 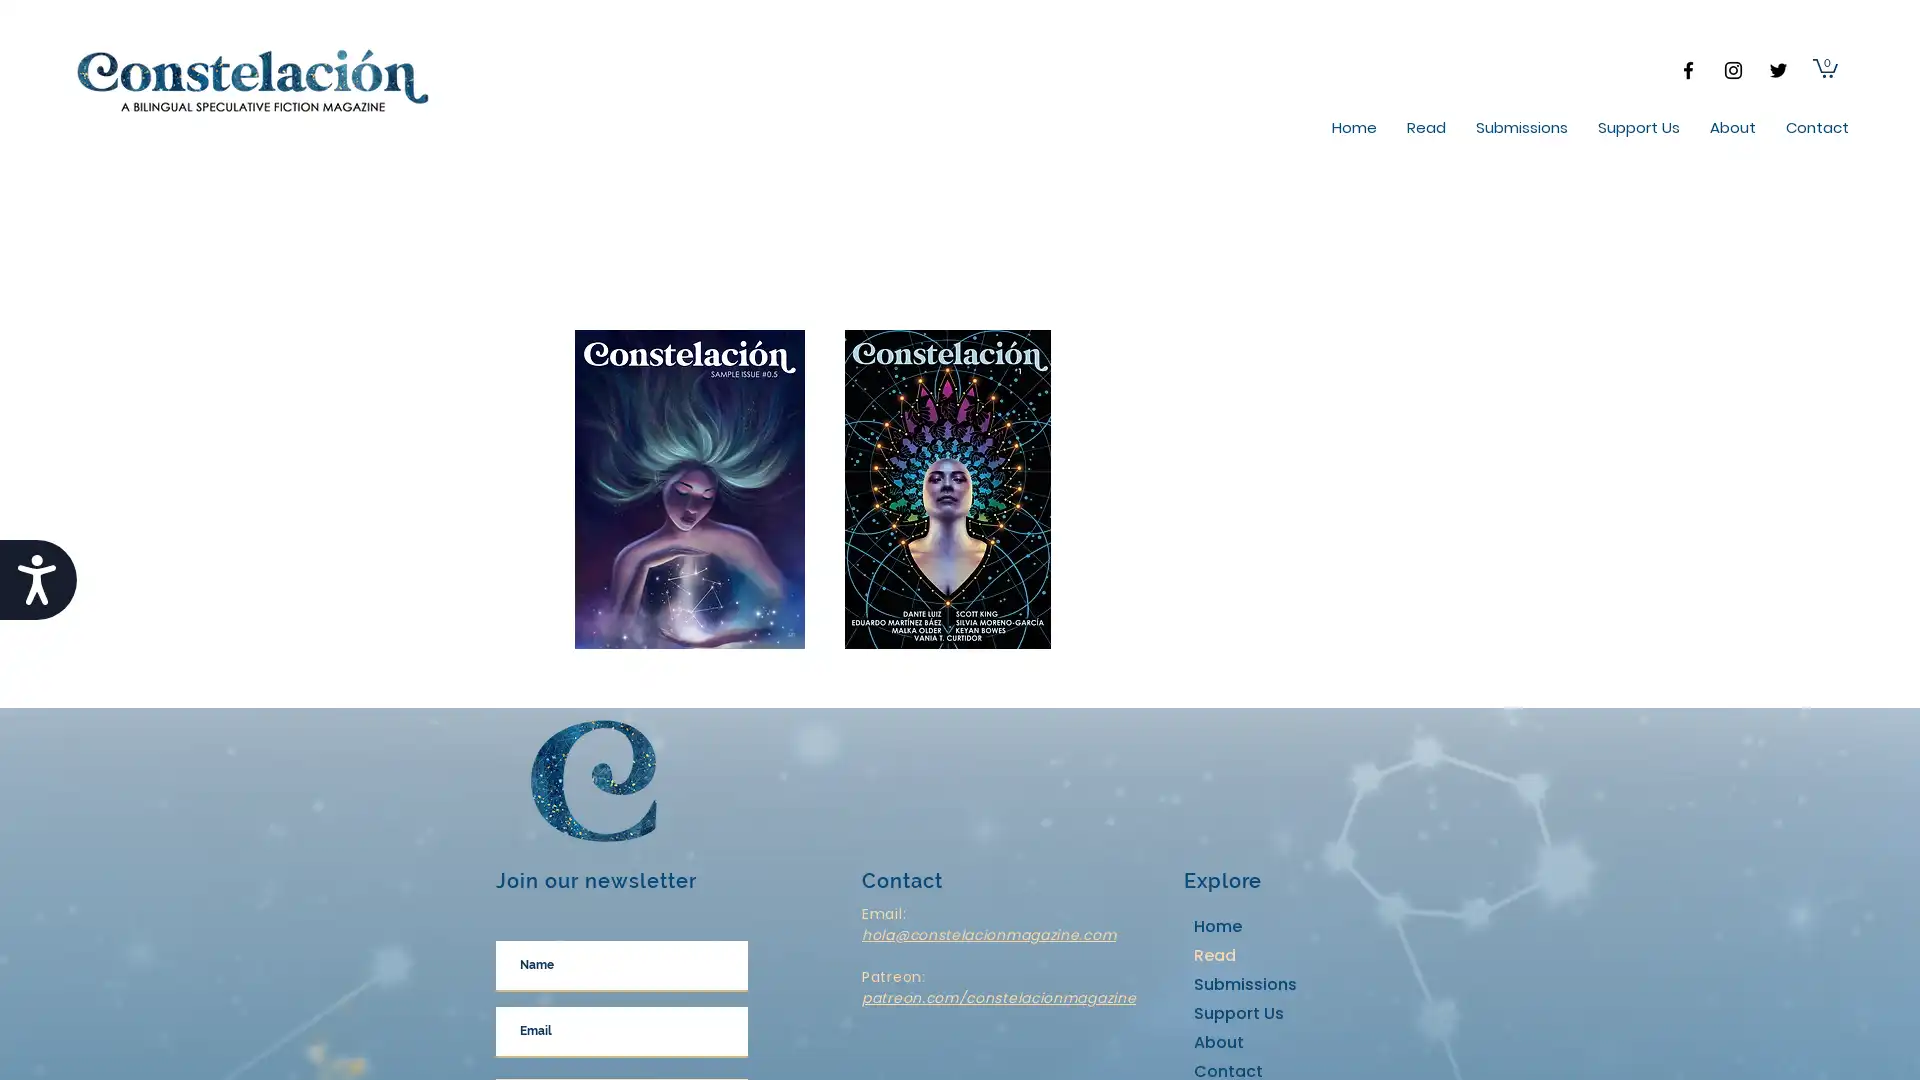 What do you see at coordinates (1703, 1044) in the screenshot?
I see `Cookie Settings` at bounding box center [1703, 1044].